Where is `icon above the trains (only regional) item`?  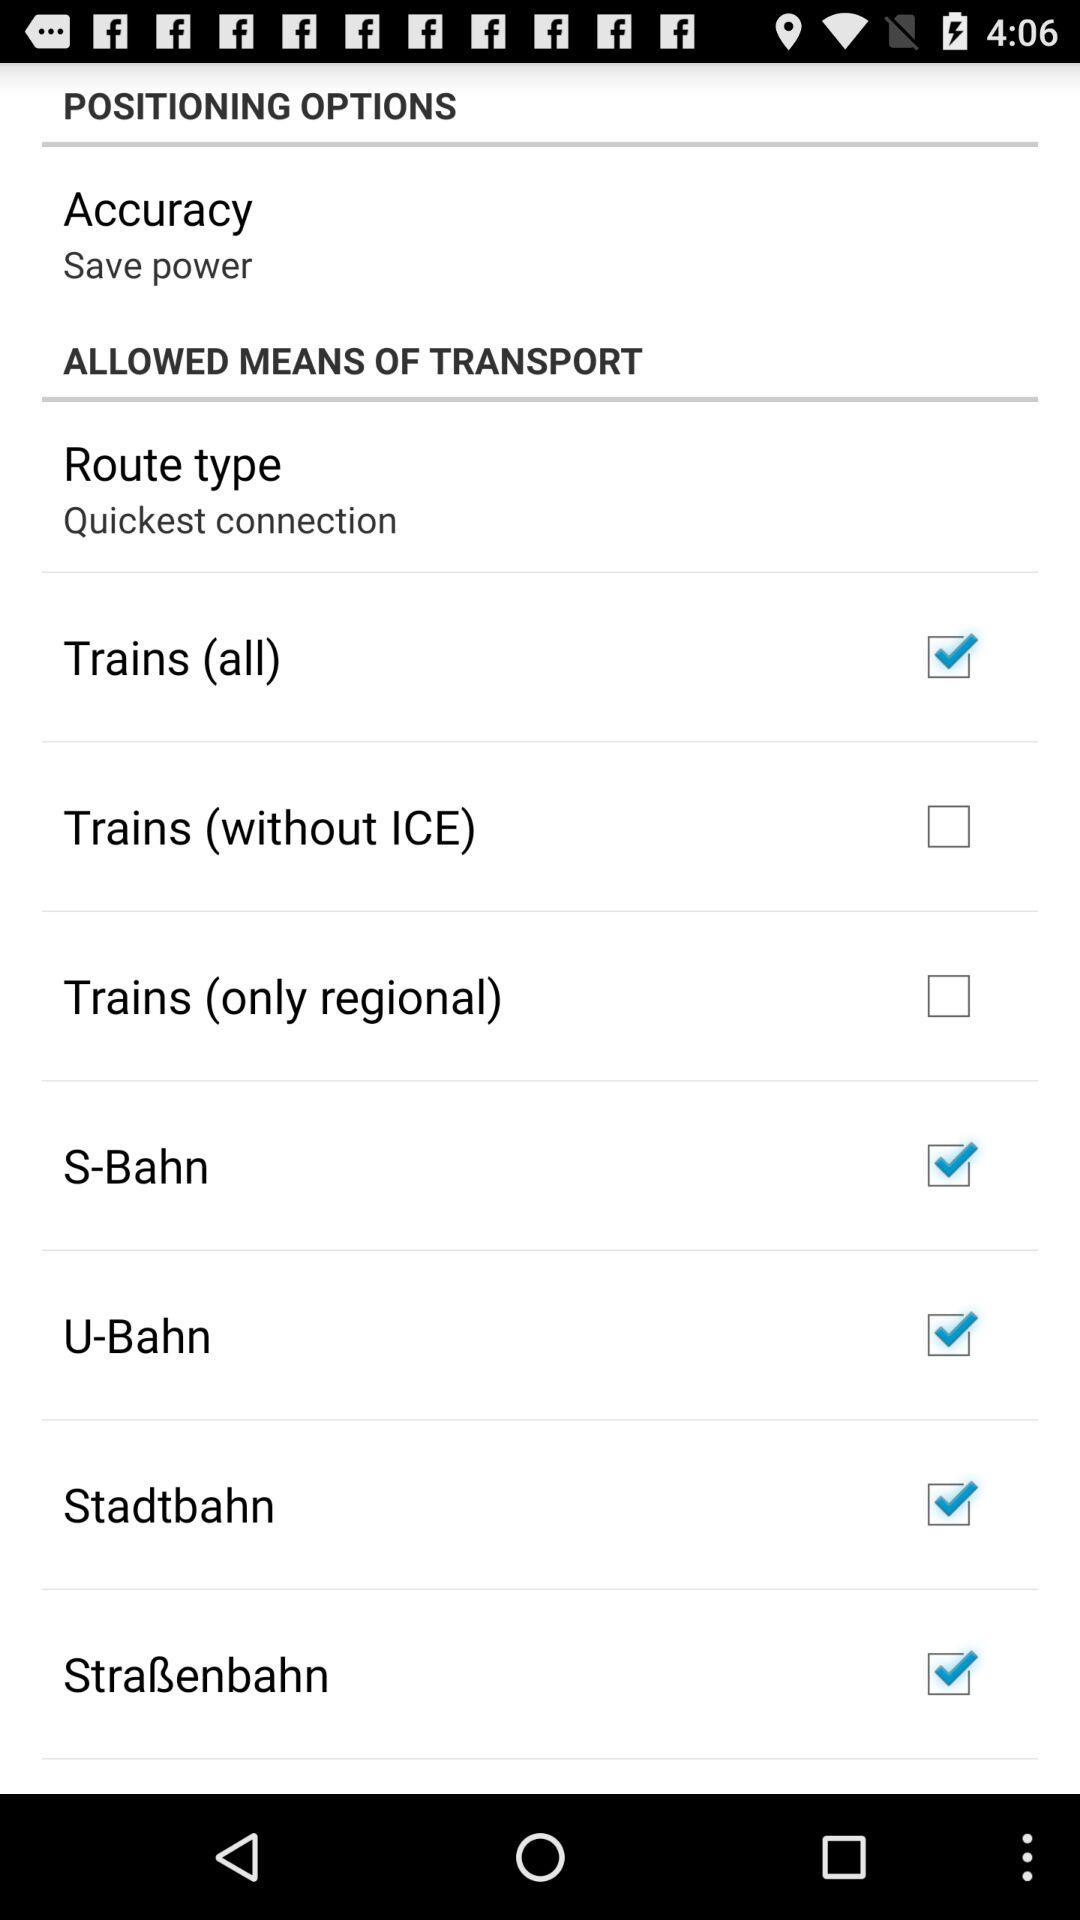 icon above the trains (only regional) item is located at coordinates (270, 826).